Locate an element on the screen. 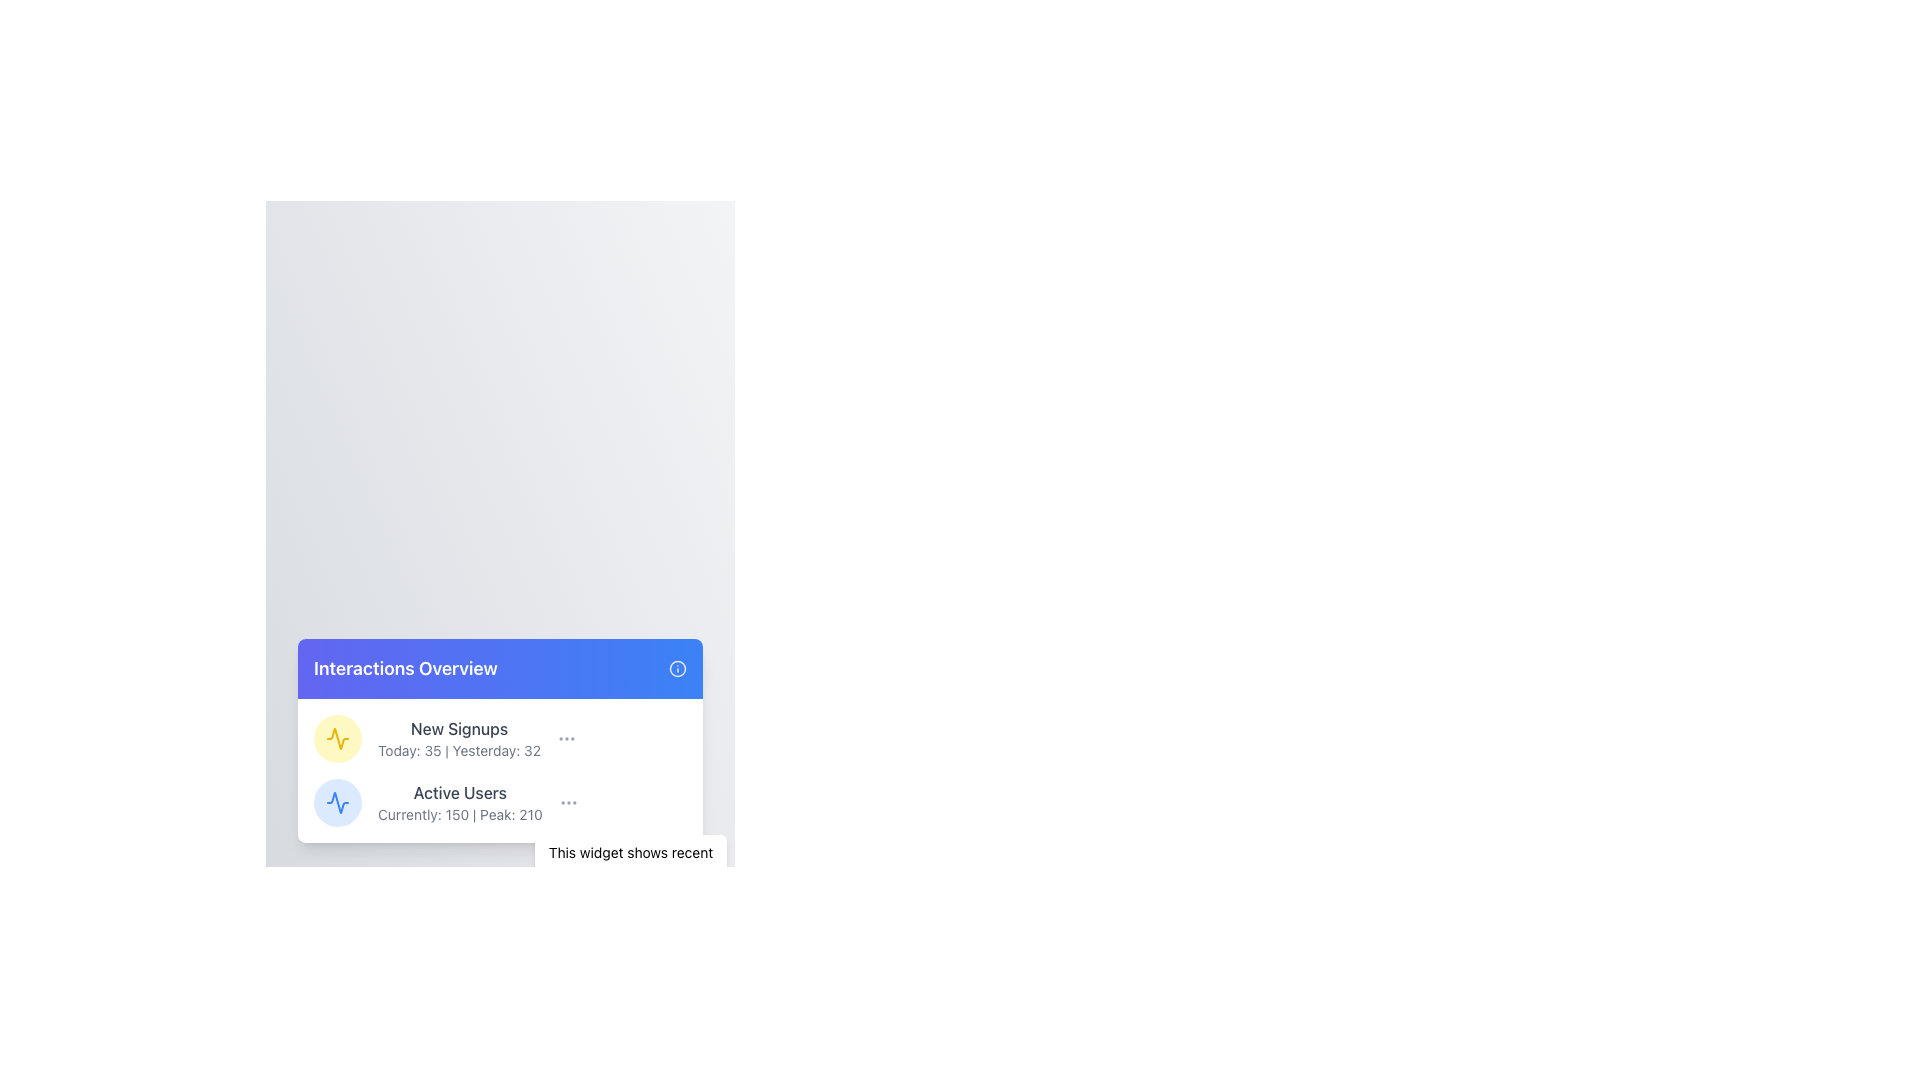 Image resolution: width=1920 pixels, height=1080 pixels. the informational help button located on the far right side of the blue header for 'Interactions Overview' is located at coordinates (677, 668).